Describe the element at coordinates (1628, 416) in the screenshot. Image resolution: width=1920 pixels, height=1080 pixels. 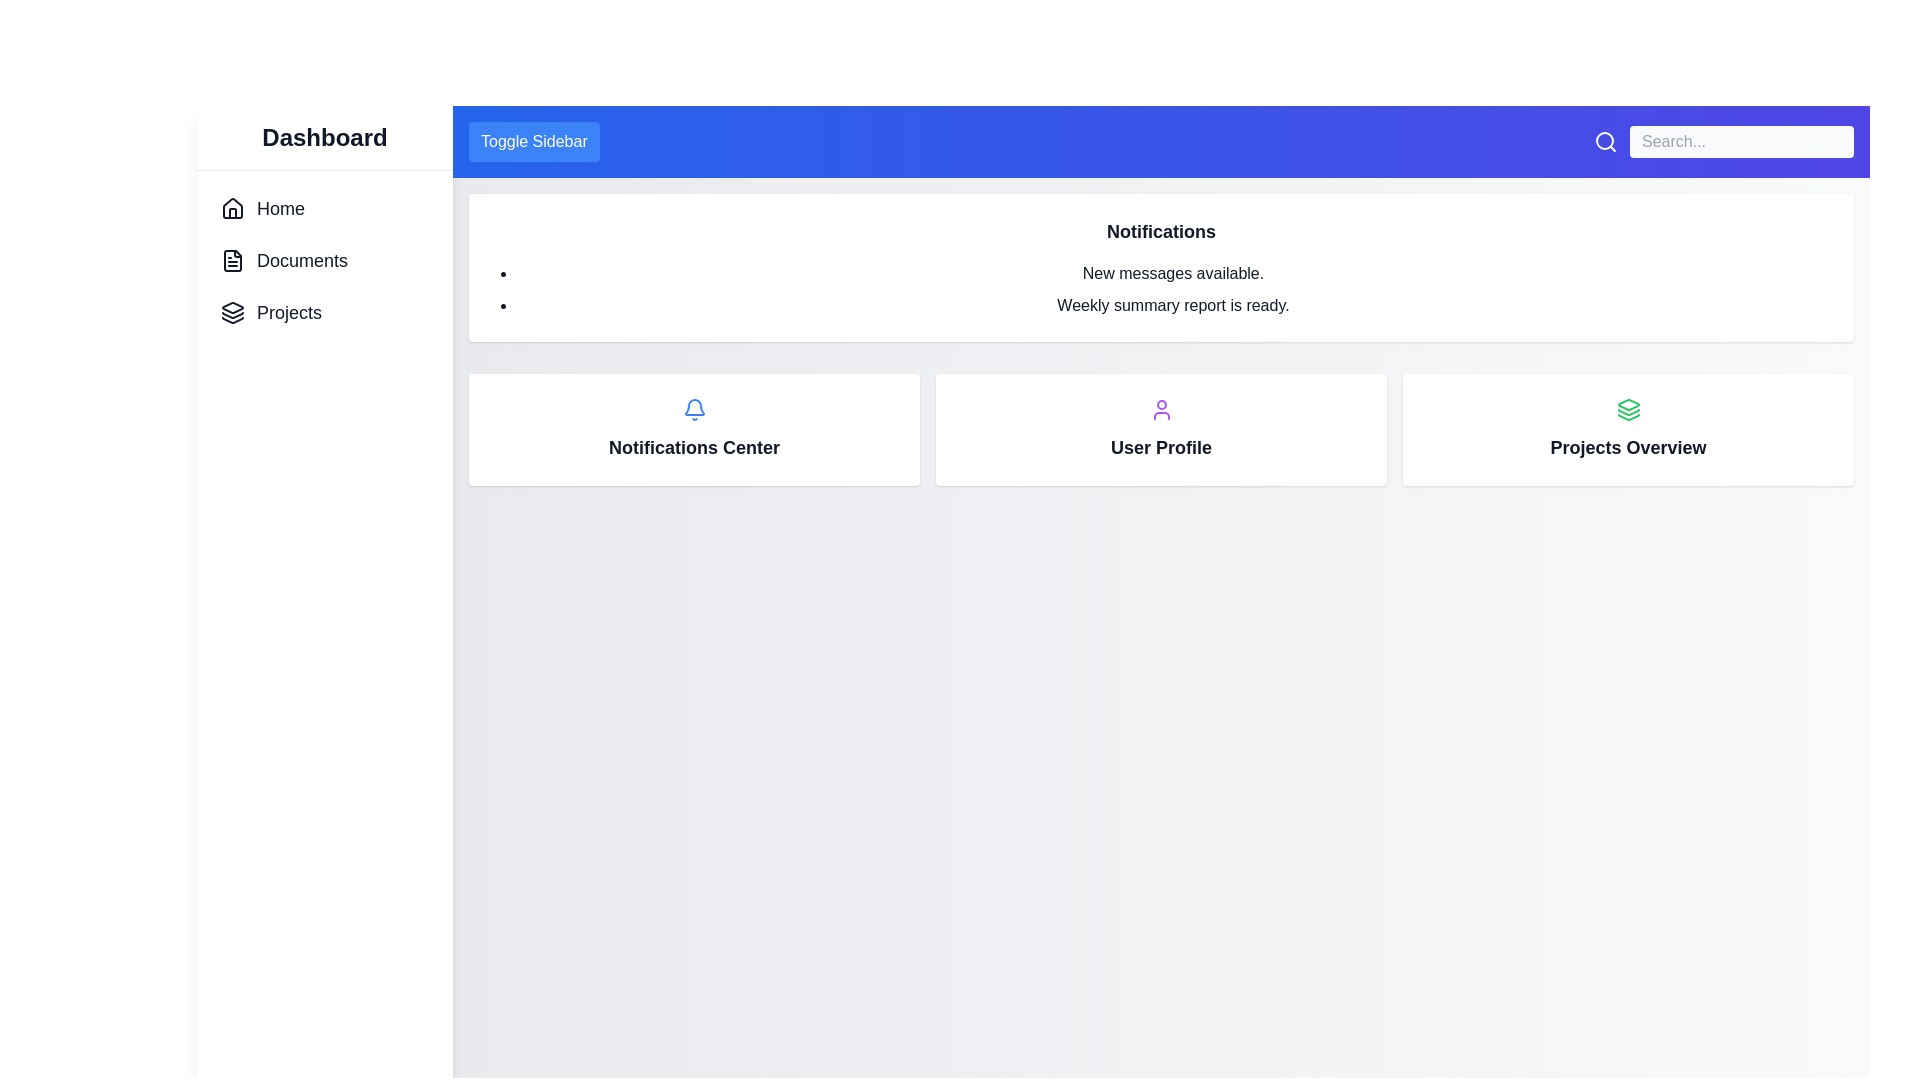
I see `the third layer of the iconic layer or vector graphic located in the 'Projects Overview' section` at that location.